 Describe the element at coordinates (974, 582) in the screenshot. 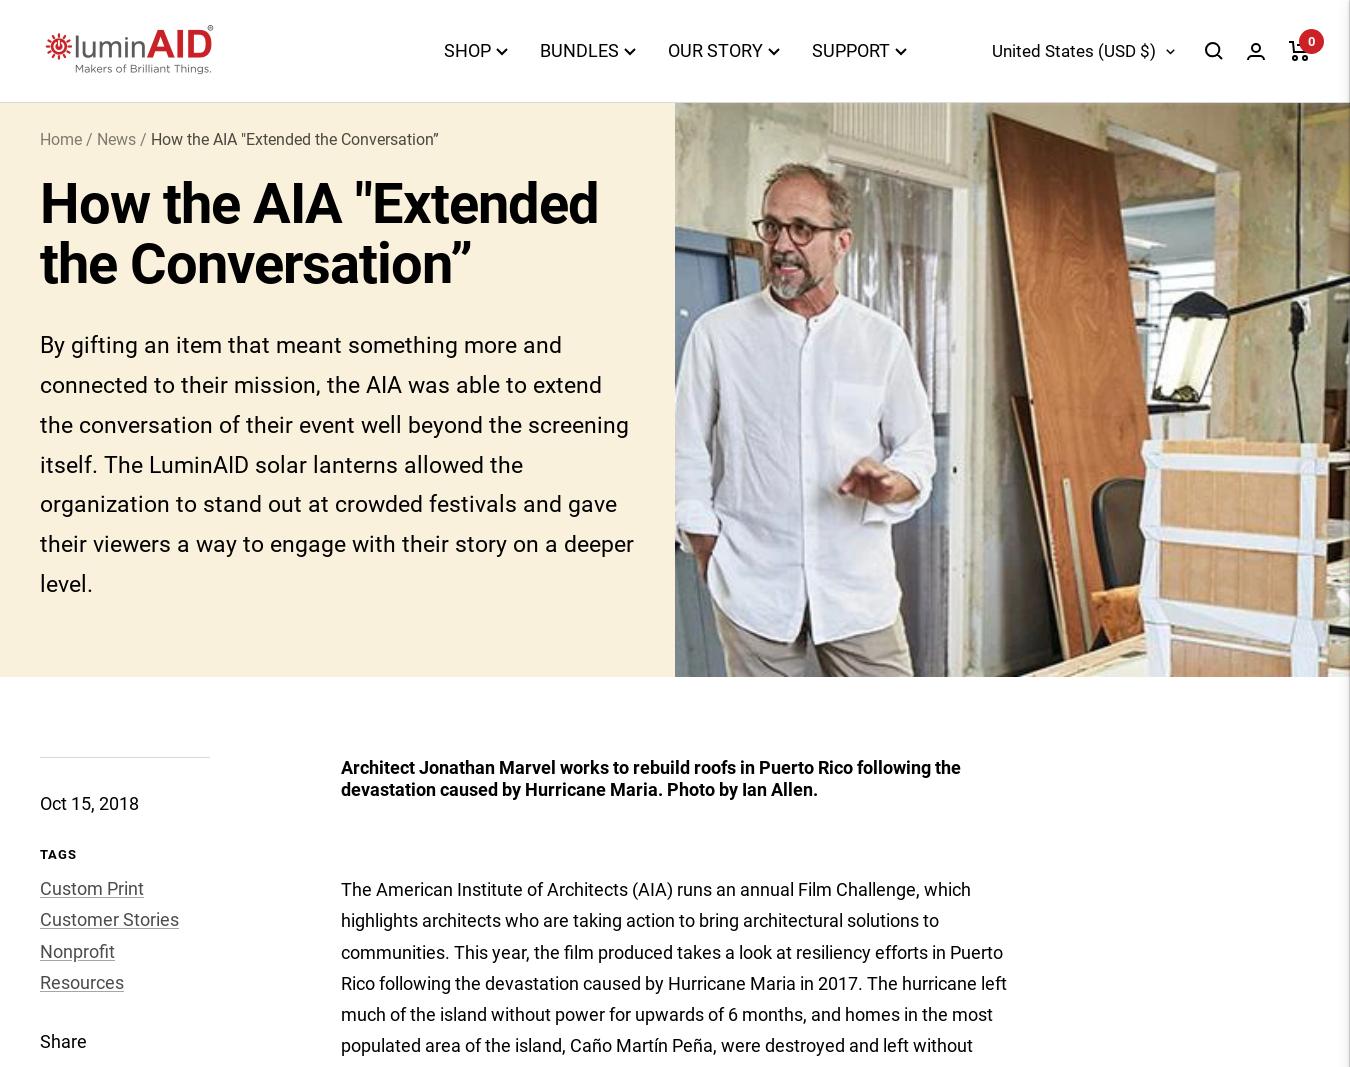

I see `'Croatia (USD $)'` at that location.